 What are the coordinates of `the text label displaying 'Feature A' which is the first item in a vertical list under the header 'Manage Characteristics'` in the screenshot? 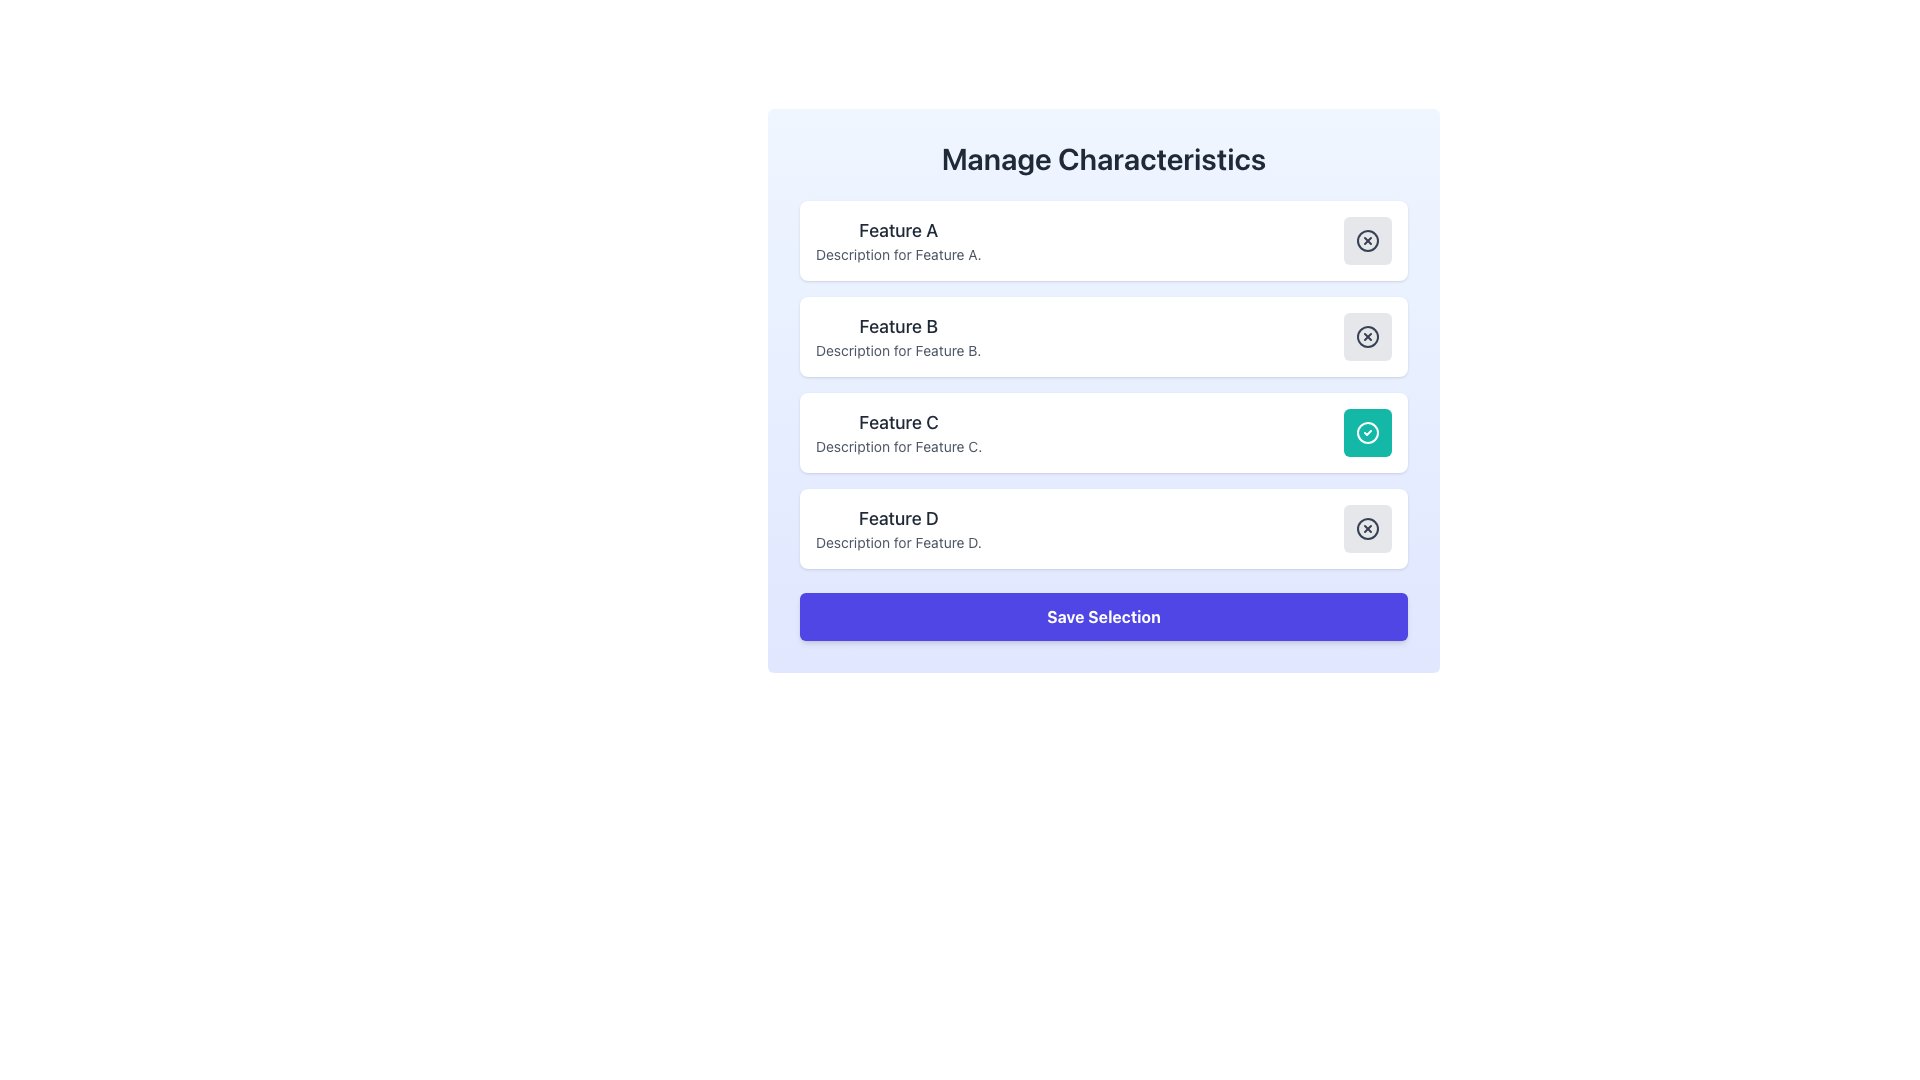 It's located at (897, 230).